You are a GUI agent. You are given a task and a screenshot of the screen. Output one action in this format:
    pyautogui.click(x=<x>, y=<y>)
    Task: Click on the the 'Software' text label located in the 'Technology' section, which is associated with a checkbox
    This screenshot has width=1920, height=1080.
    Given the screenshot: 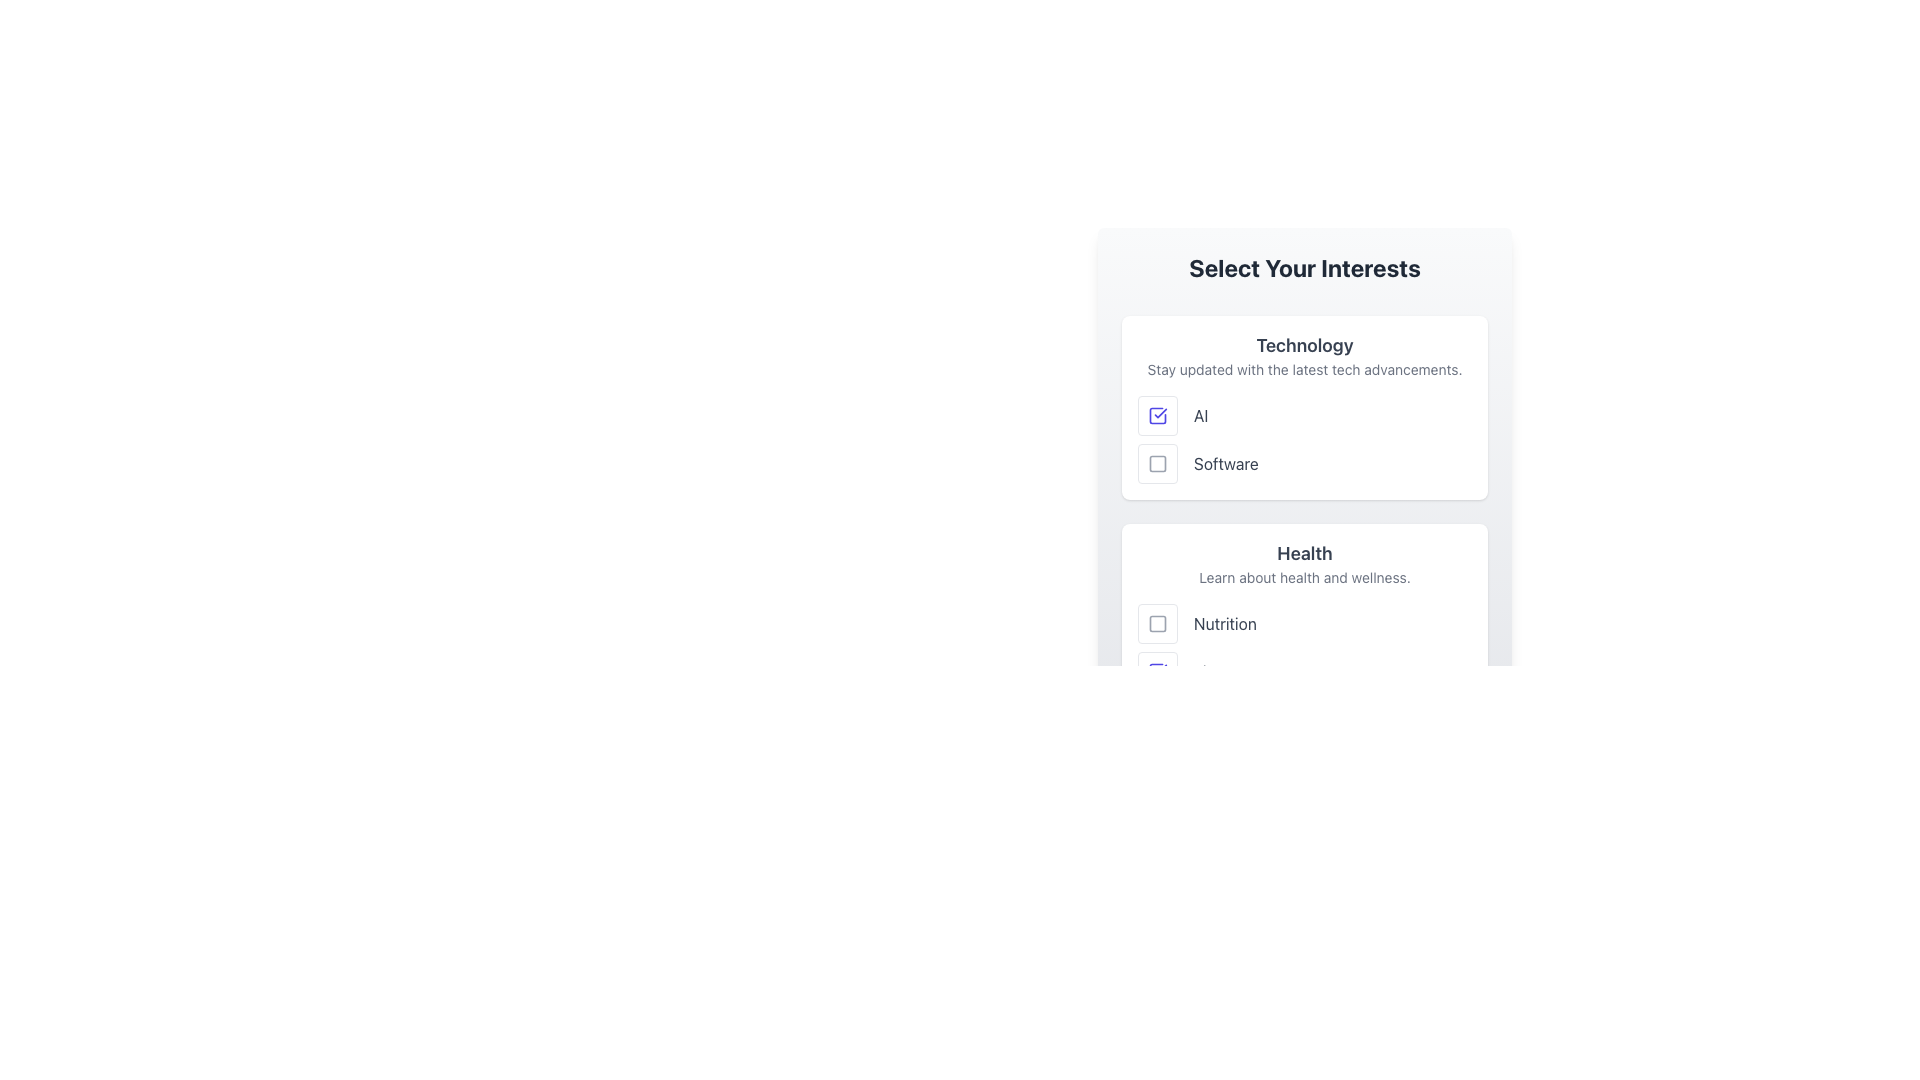 What is the action you would take?
    pyautogui.click(x=1225, y=463)
    